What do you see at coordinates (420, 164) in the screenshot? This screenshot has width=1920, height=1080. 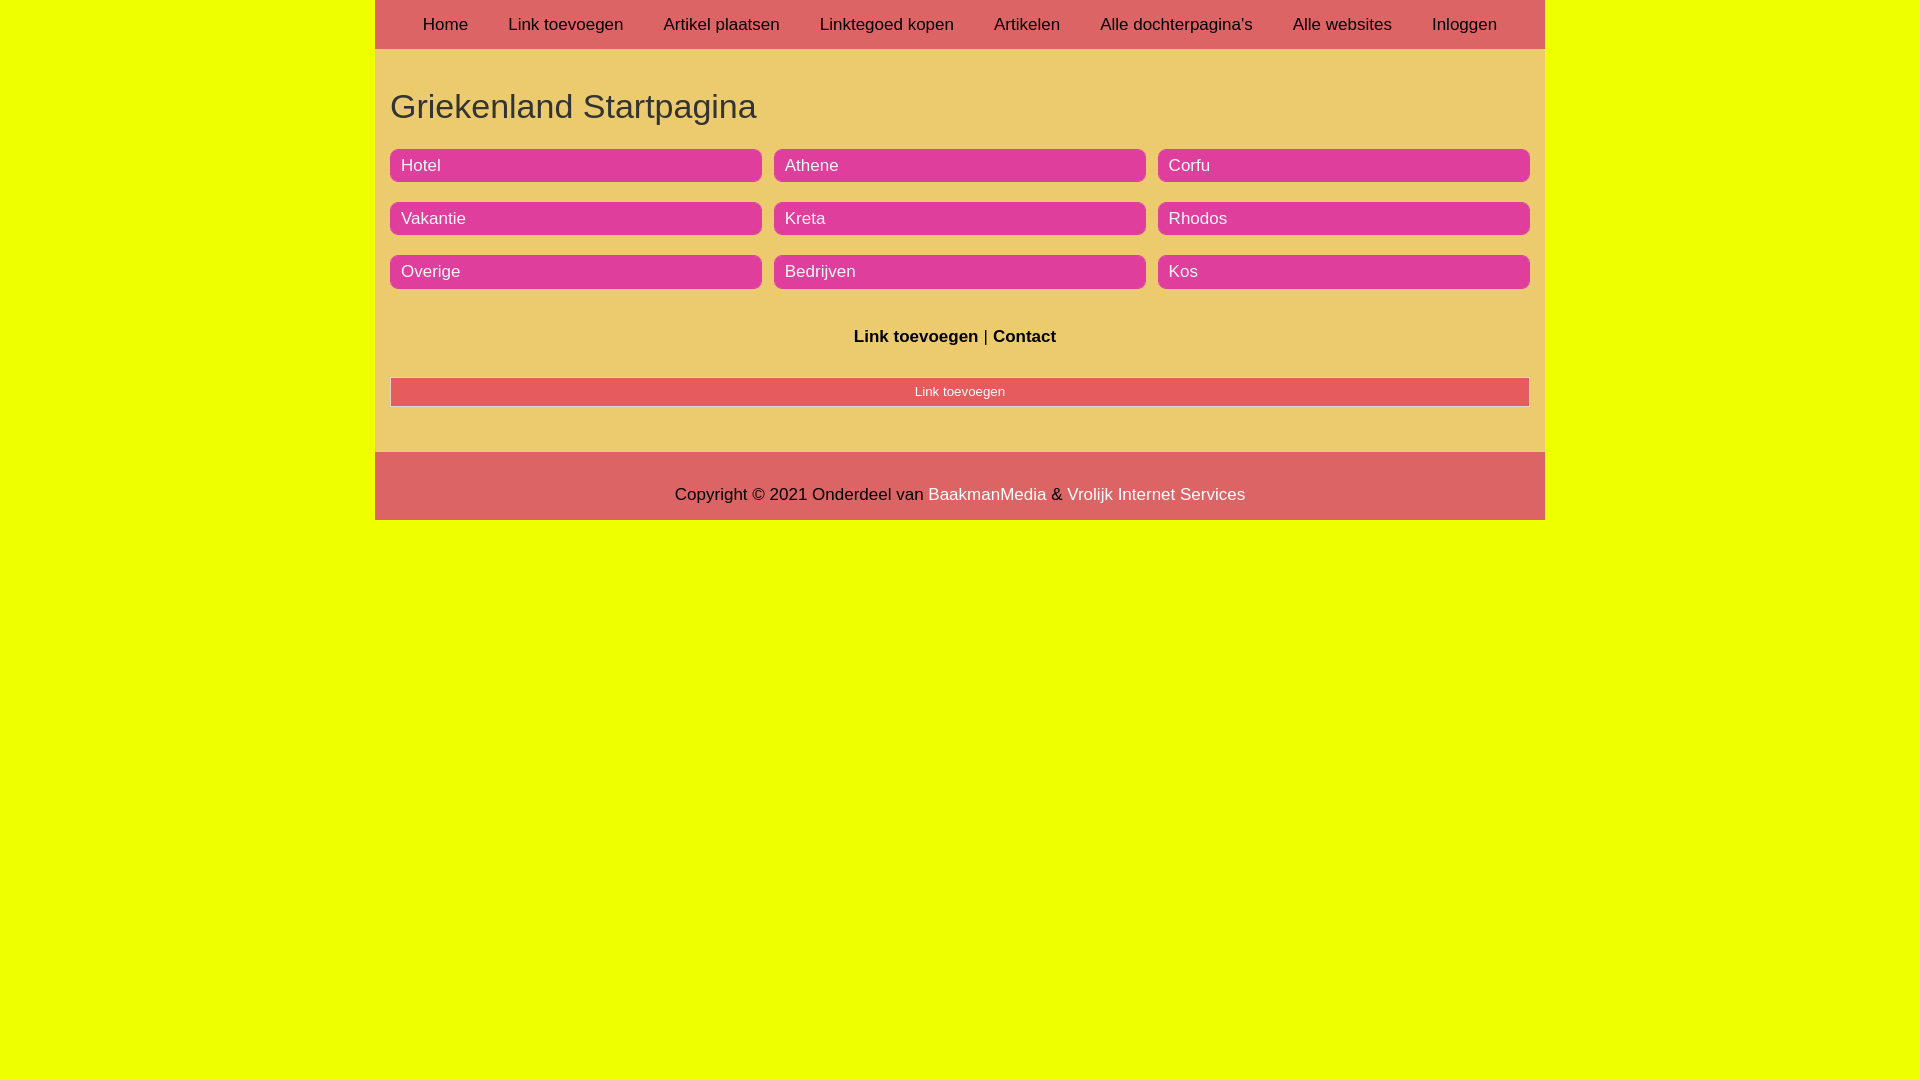 I see `'Hotel'` at bounding box center [420, 164].